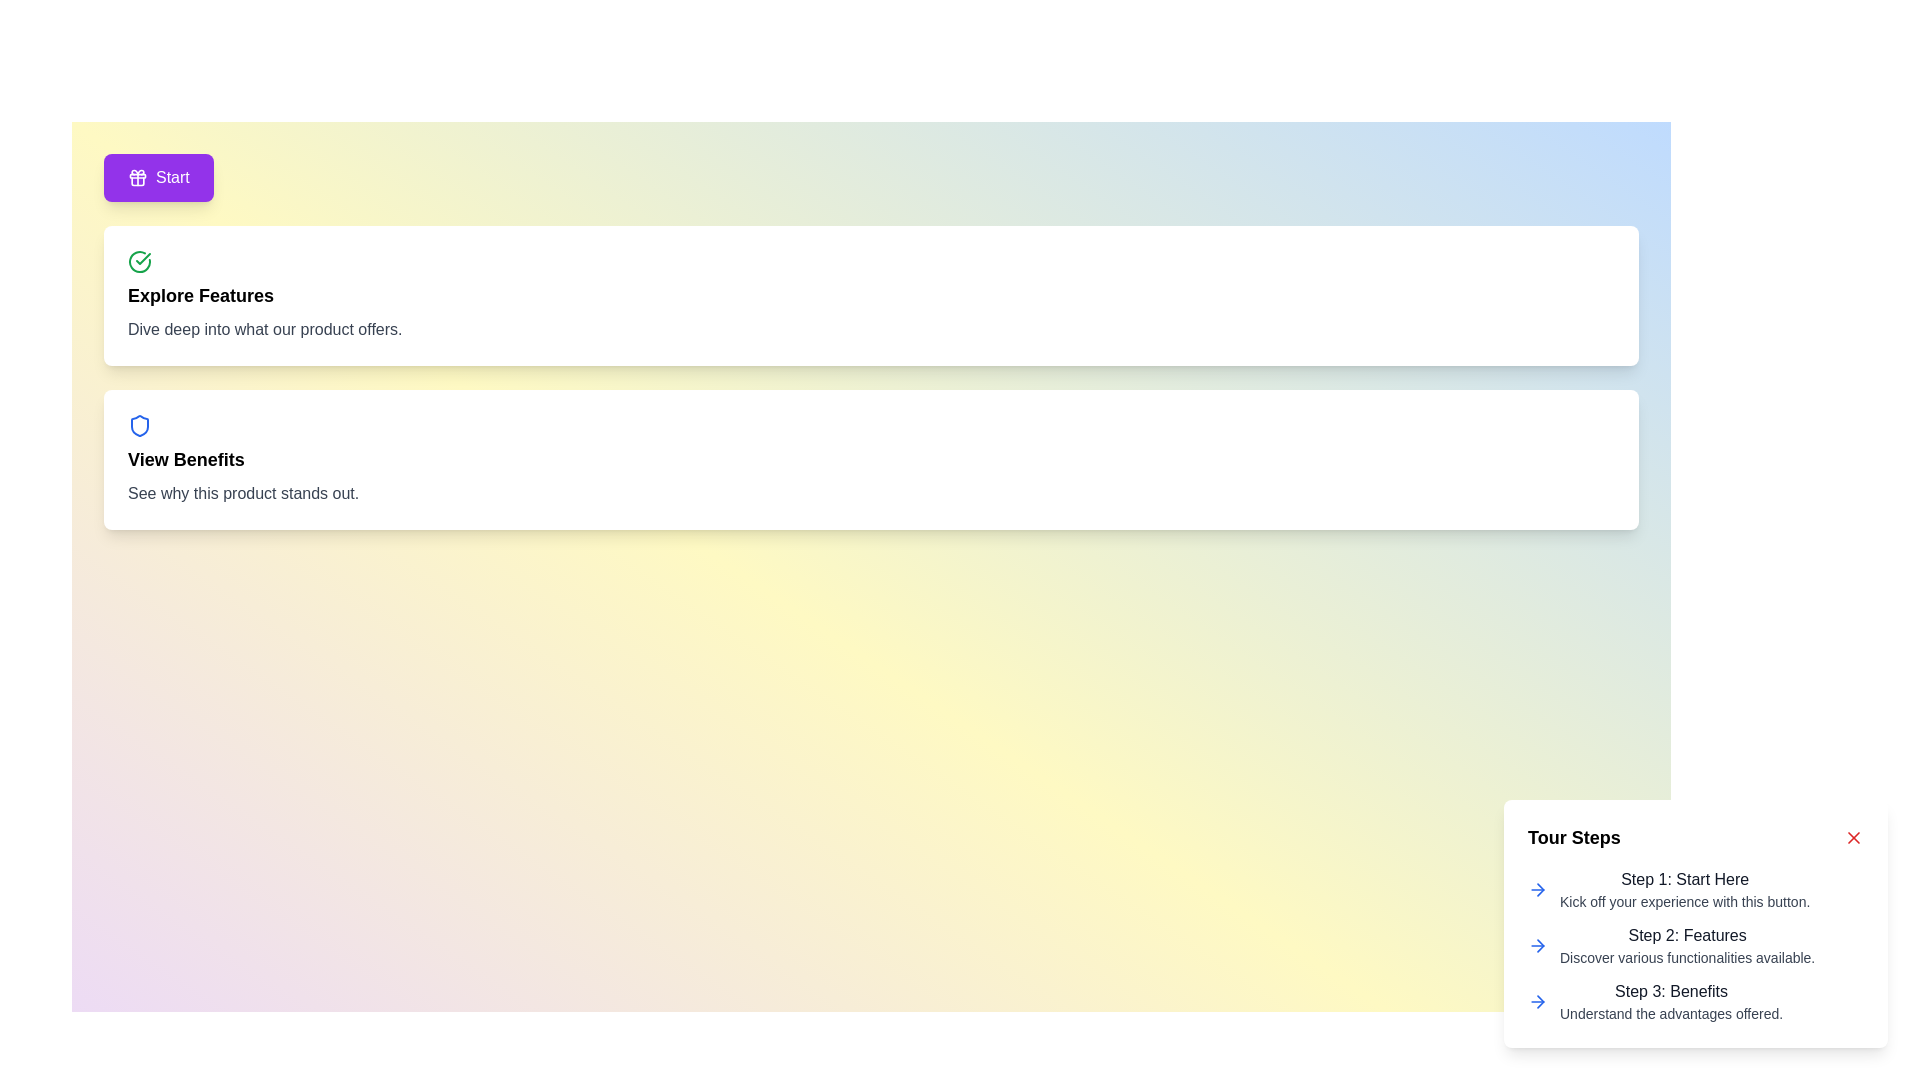 This screenshot has height=1080, width=1920. What do you see at coordinates (1686, 936) in the screenshot?
I see `the text label that serves as the title for the second step in the guide, which is horizontally aligned with the description 'Discover various functionalities available.'` at bounding box center [1686, 936].